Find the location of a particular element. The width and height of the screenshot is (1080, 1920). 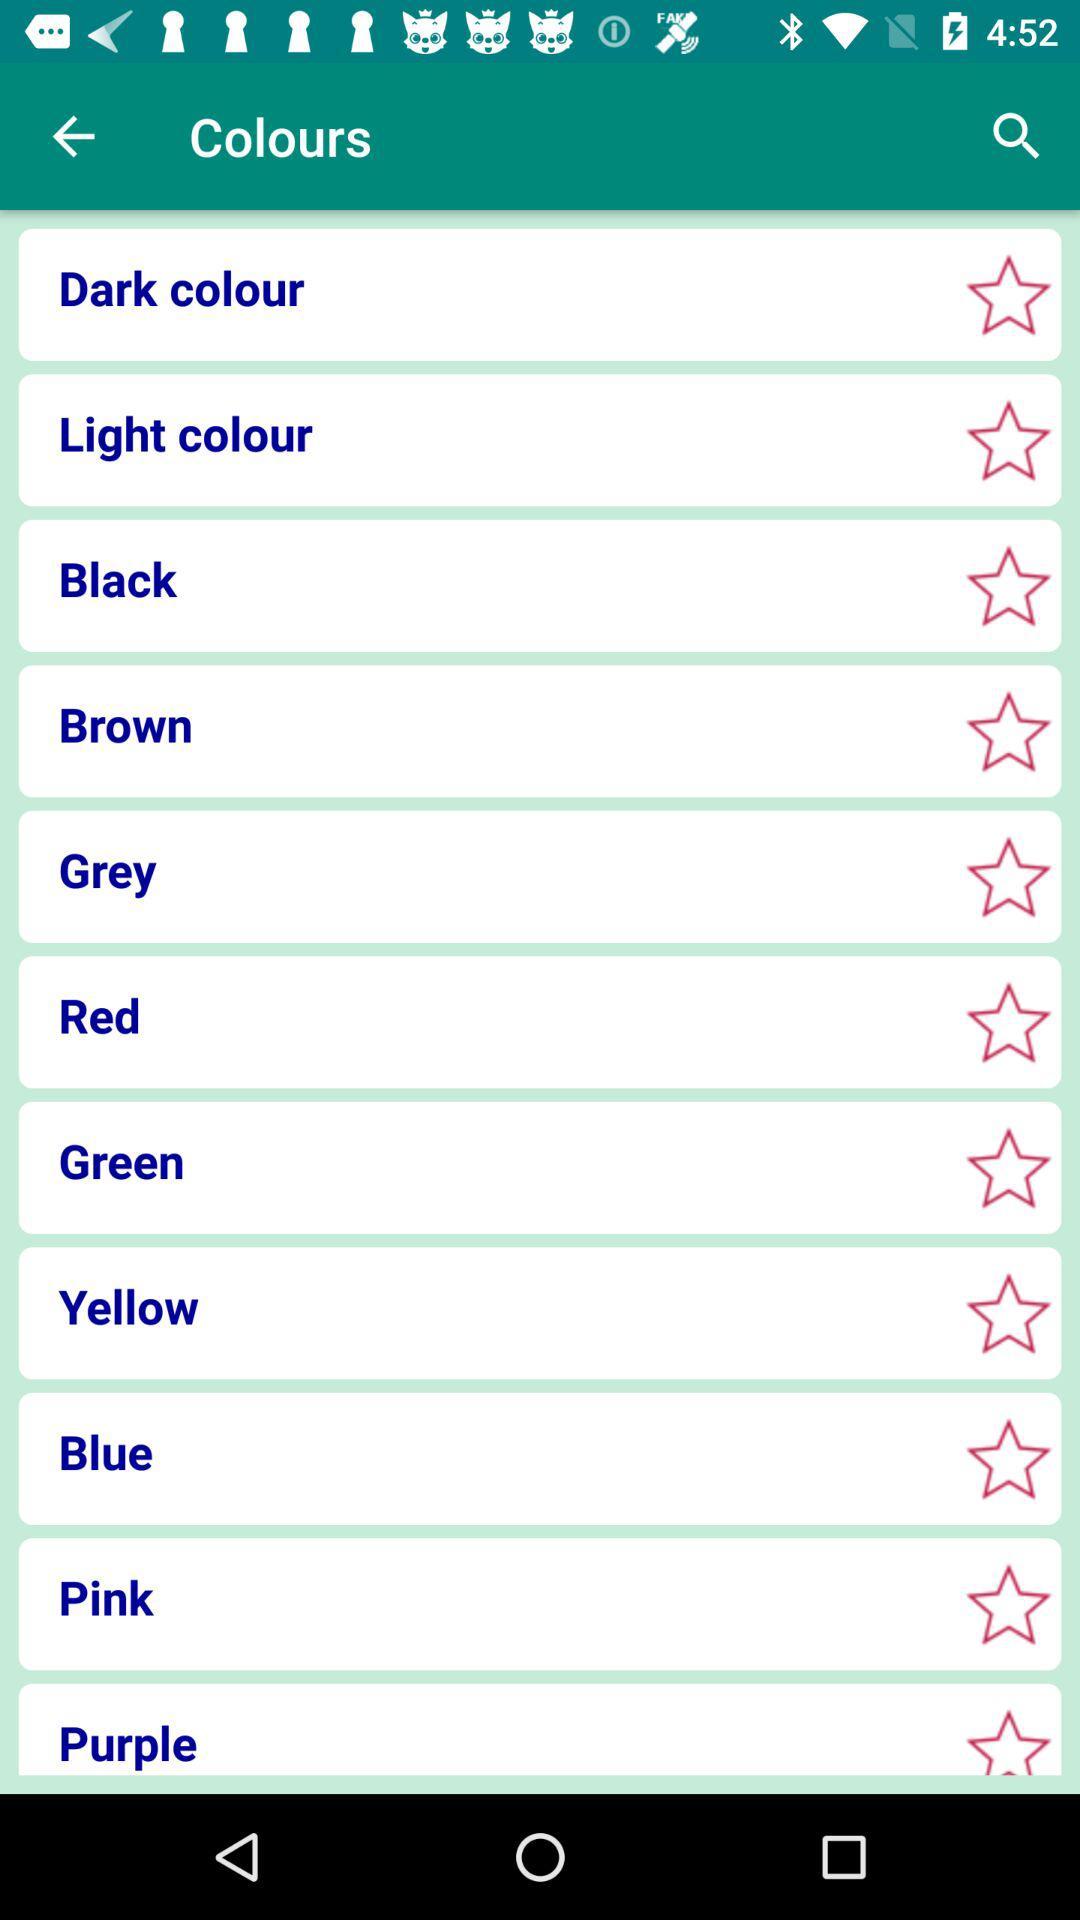

brown is located at coordinates (1008, 730).